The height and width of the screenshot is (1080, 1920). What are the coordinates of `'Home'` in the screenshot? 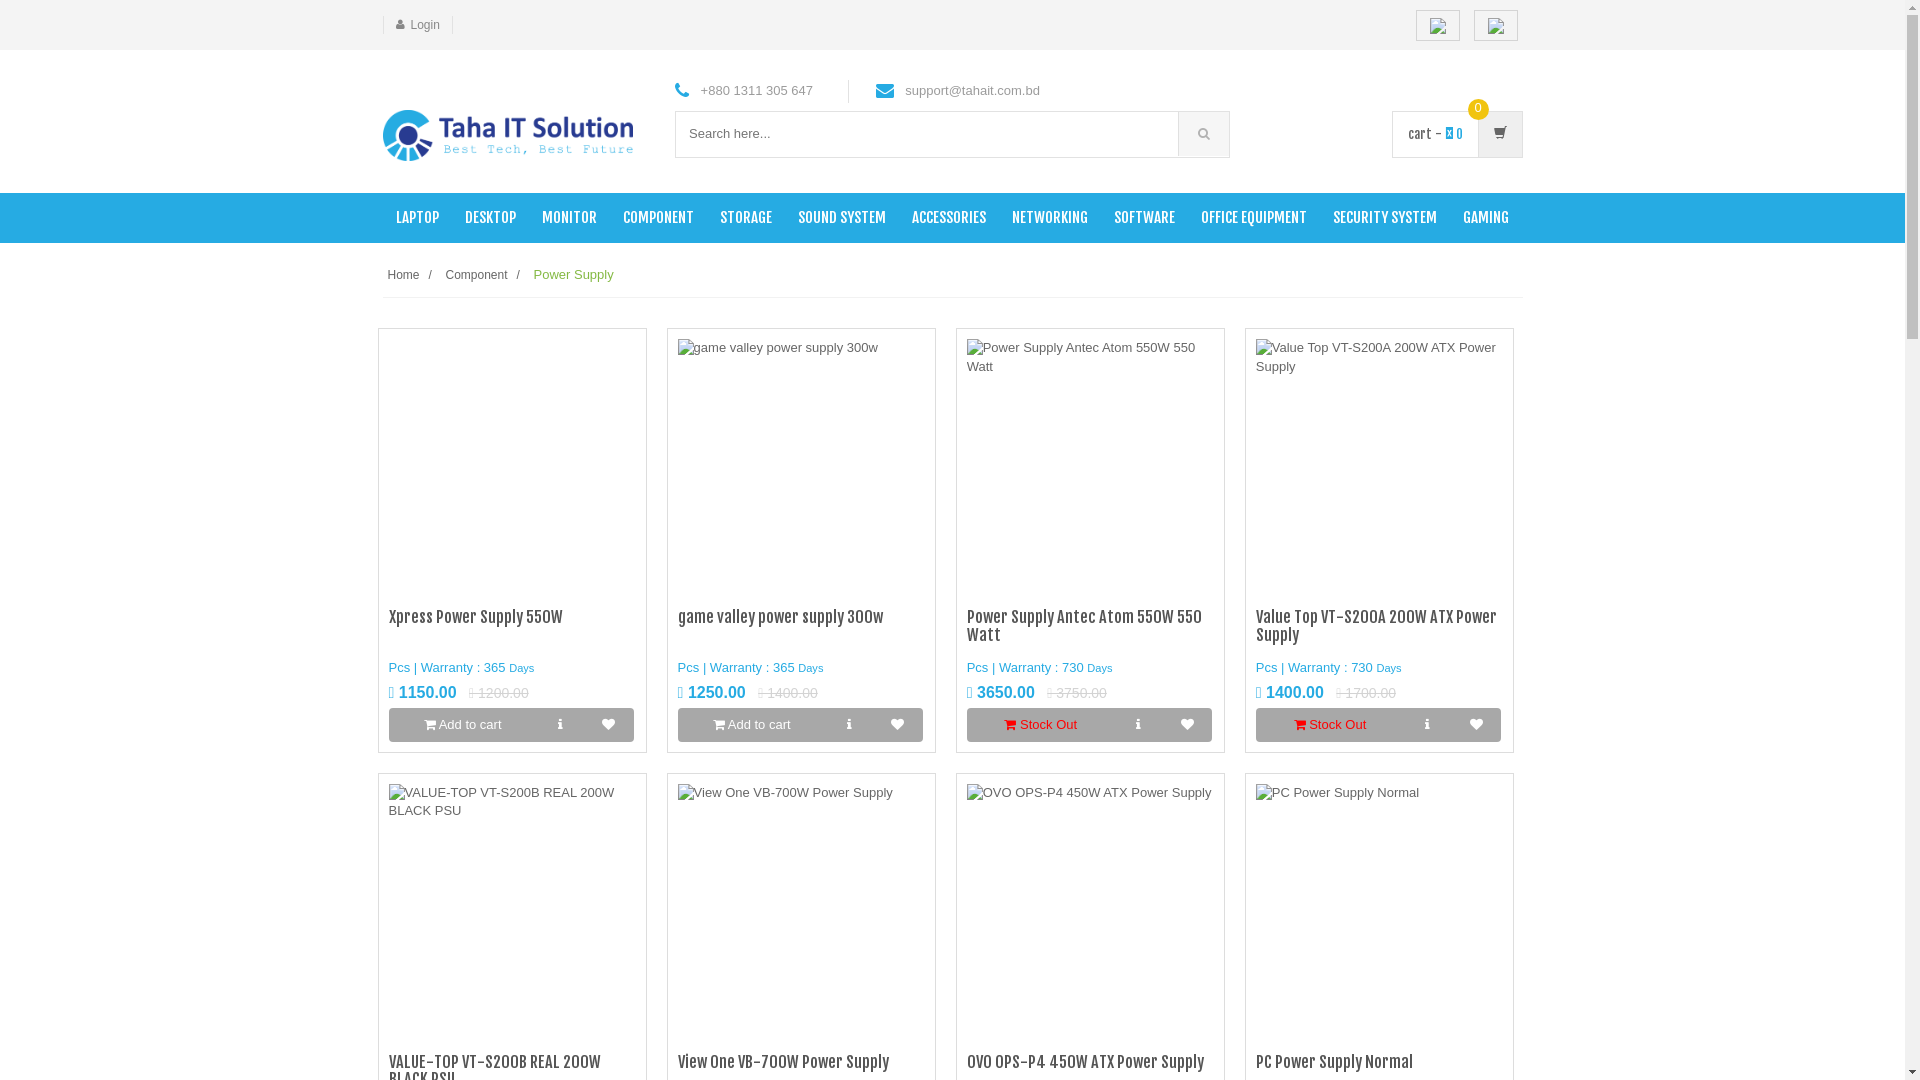 It's located at (402, 274).